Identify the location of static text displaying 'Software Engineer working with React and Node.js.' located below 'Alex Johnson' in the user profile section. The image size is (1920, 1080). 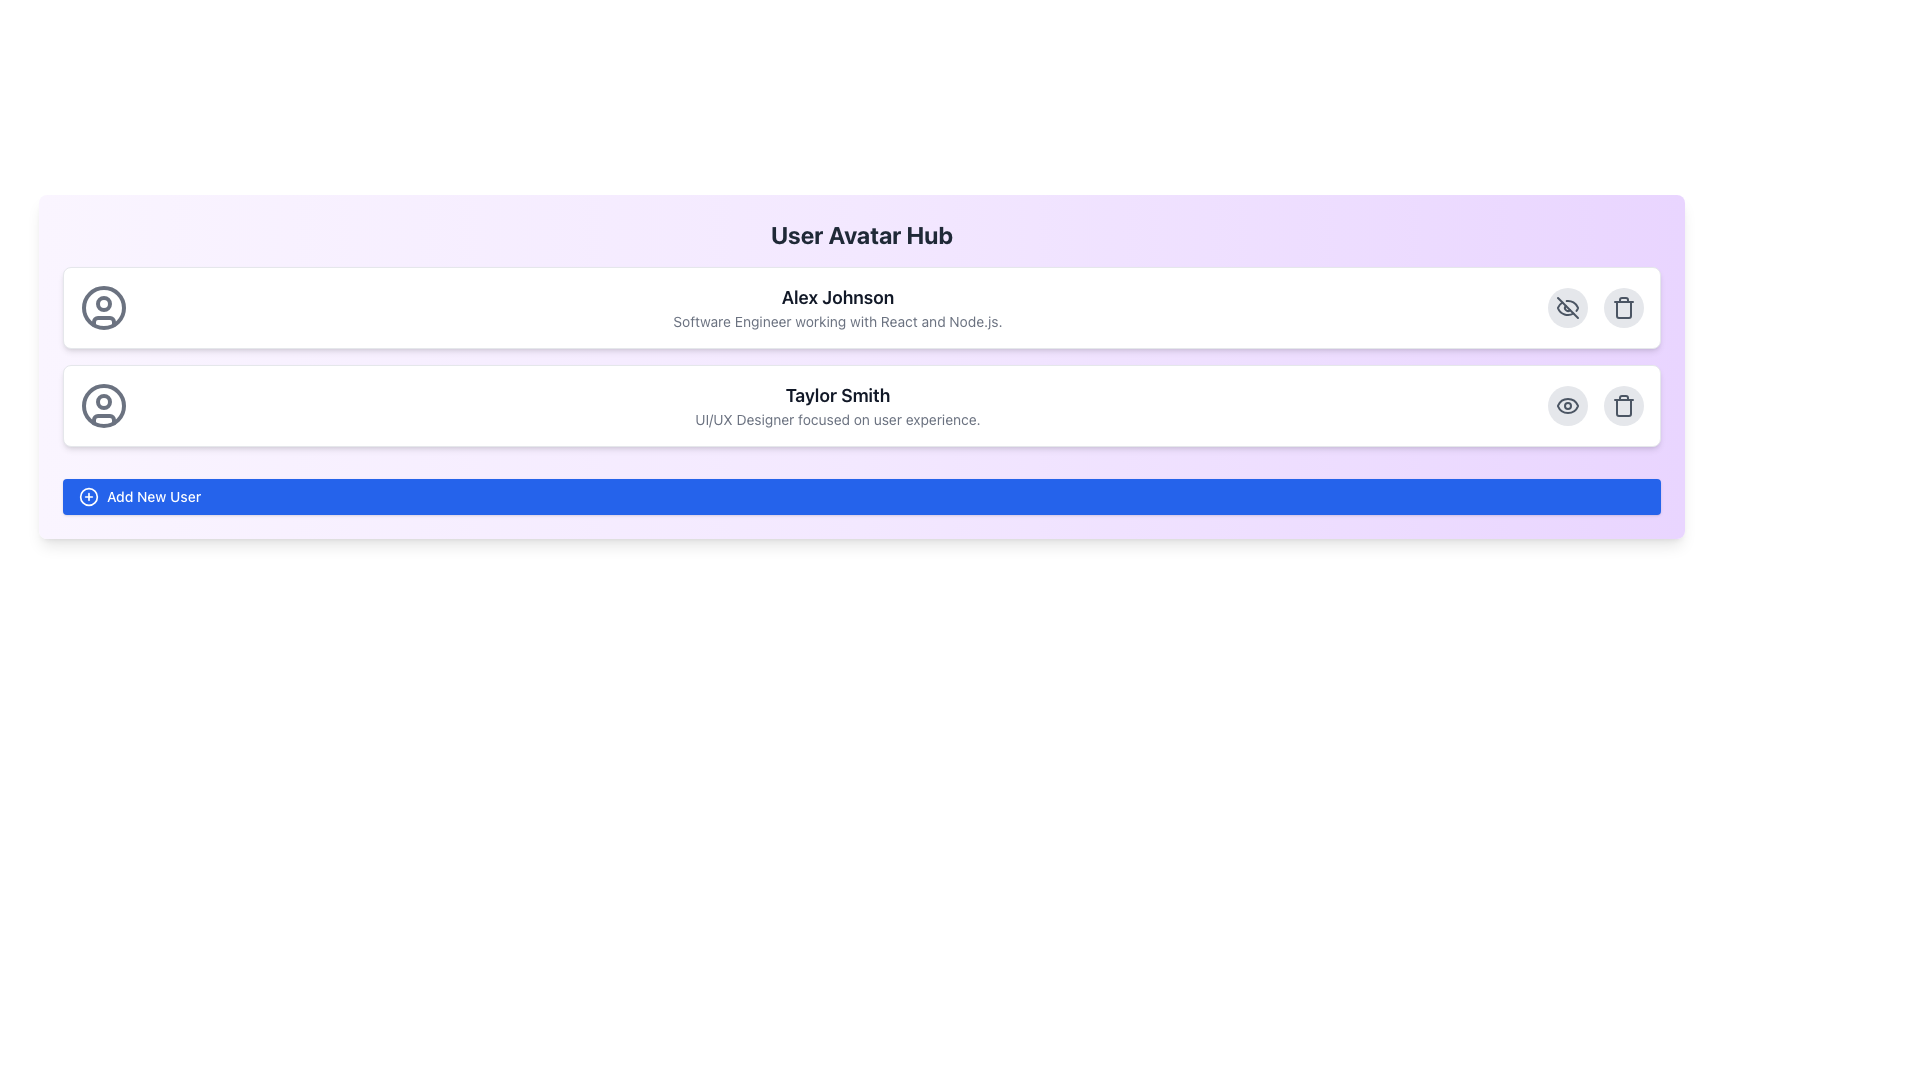
(838, 320).